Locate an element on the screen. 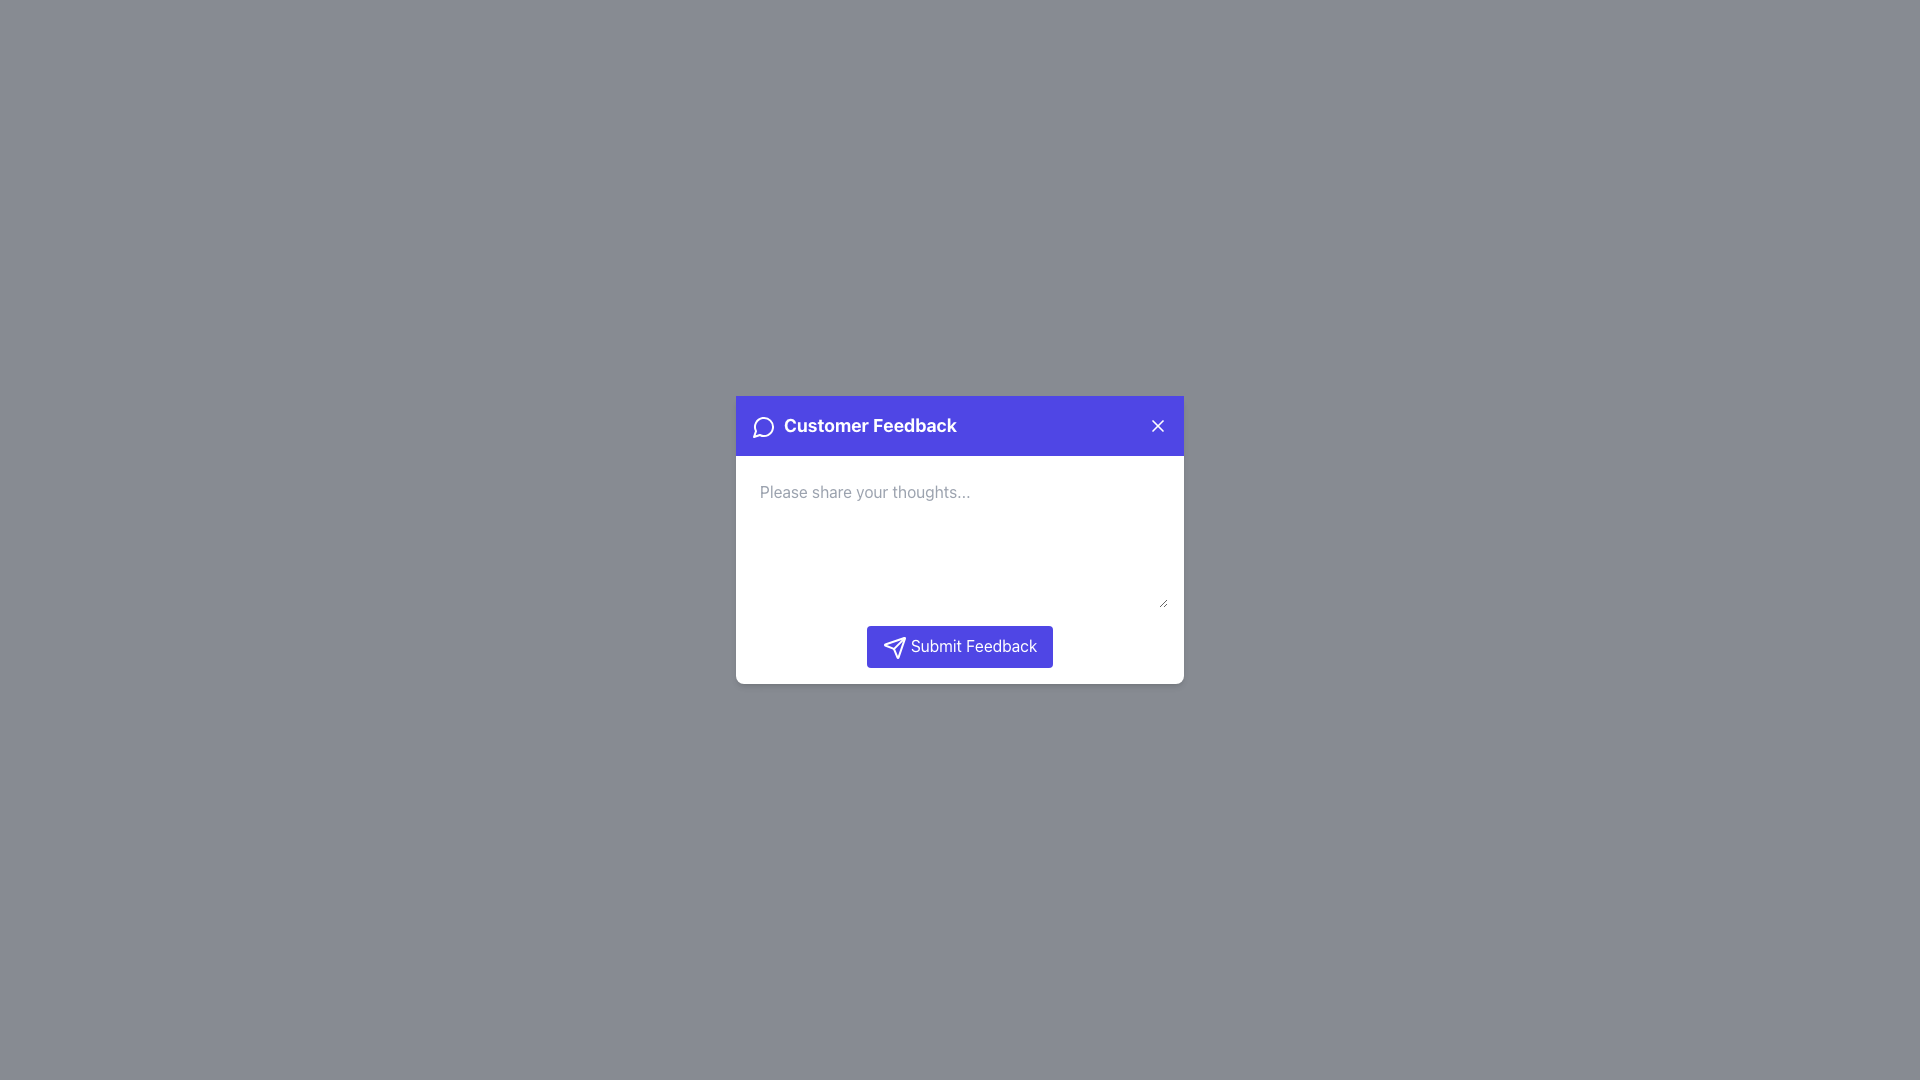  the decorative icon within the 'Submit Feedback' button located in the bottom section of the feedback panel is located at coordinates (893, 647).